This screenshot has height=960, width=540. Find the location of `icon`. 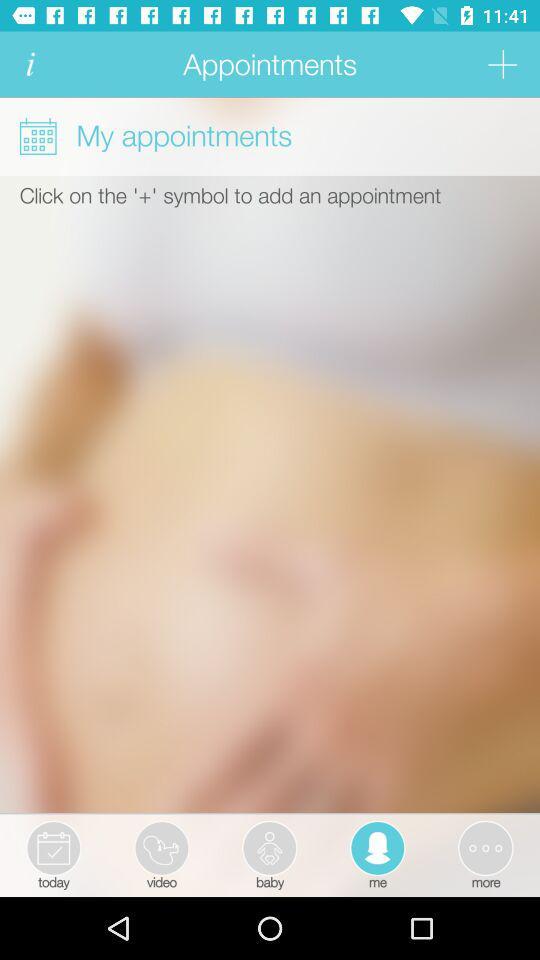

icon is located at coordinates (29, 64).